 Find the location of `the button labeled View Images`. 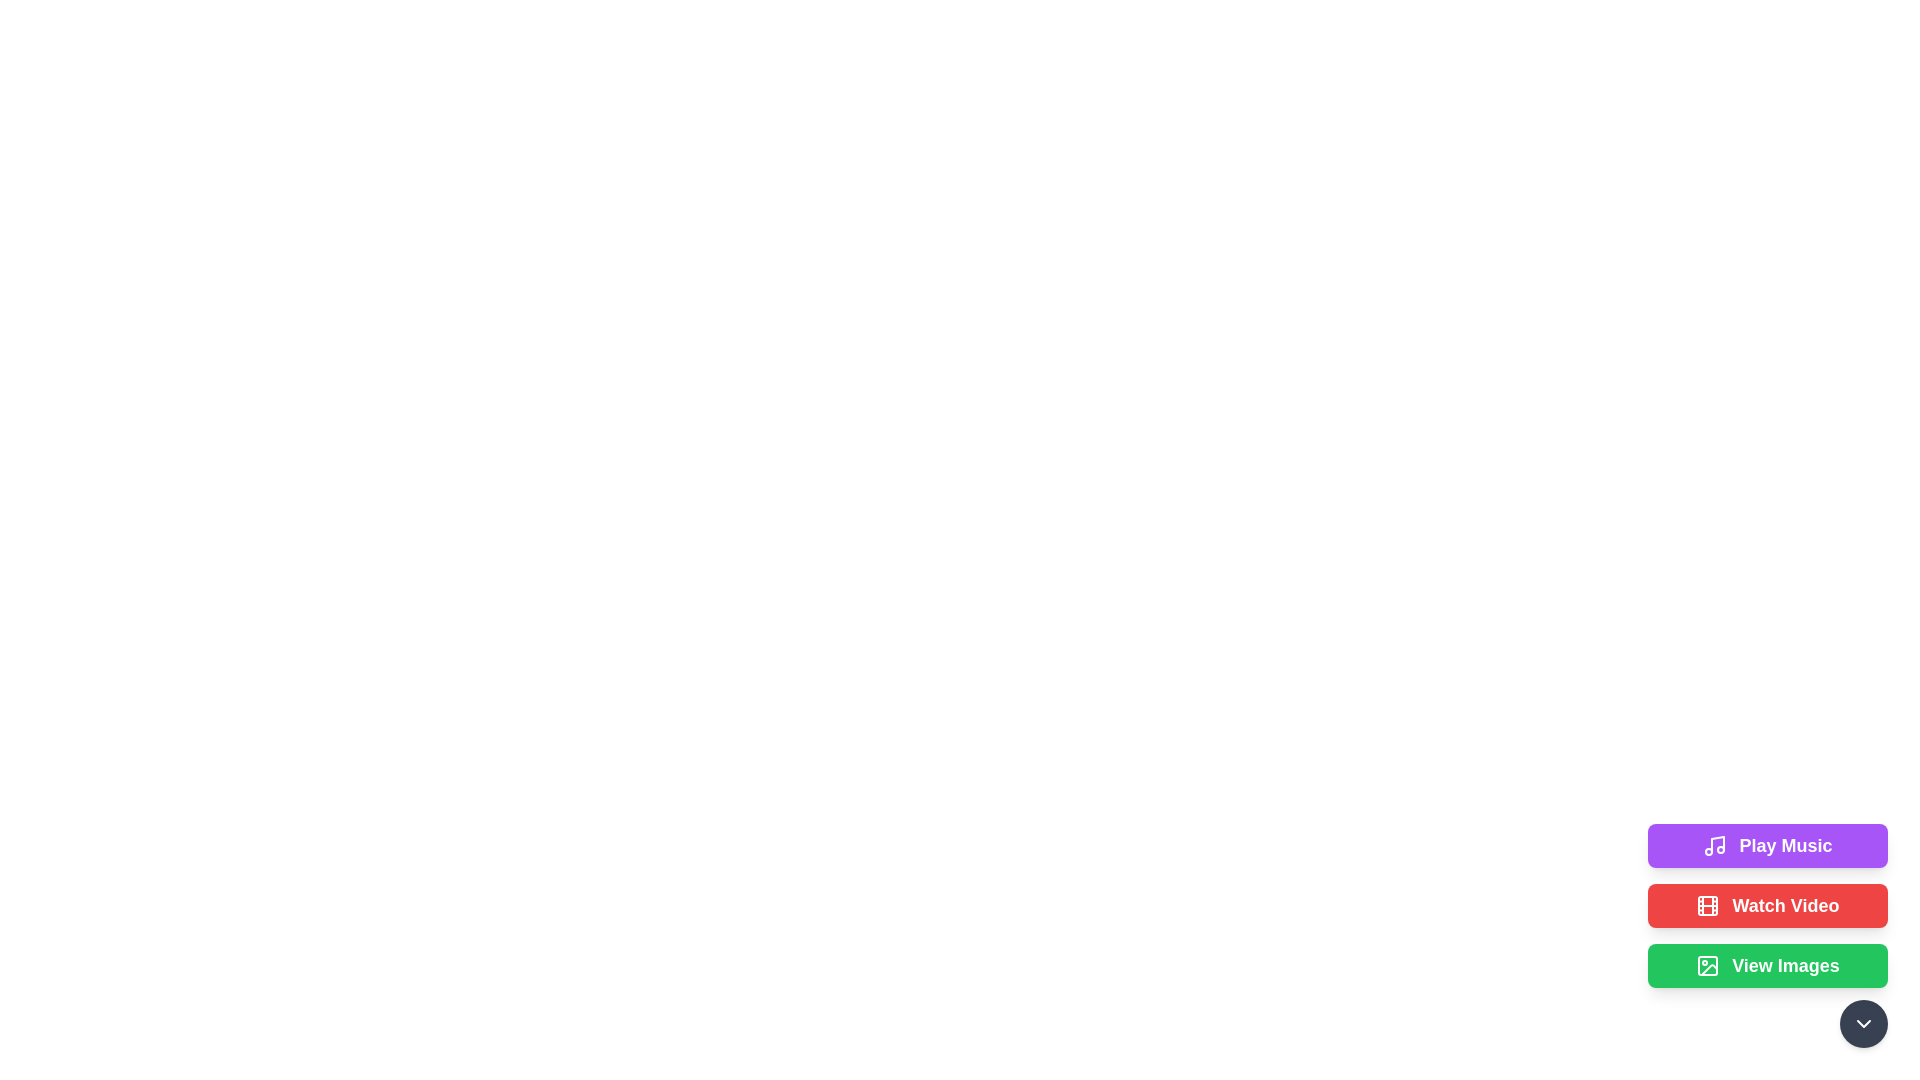

the button labeled View Images is located at coordinates (1767, 964).